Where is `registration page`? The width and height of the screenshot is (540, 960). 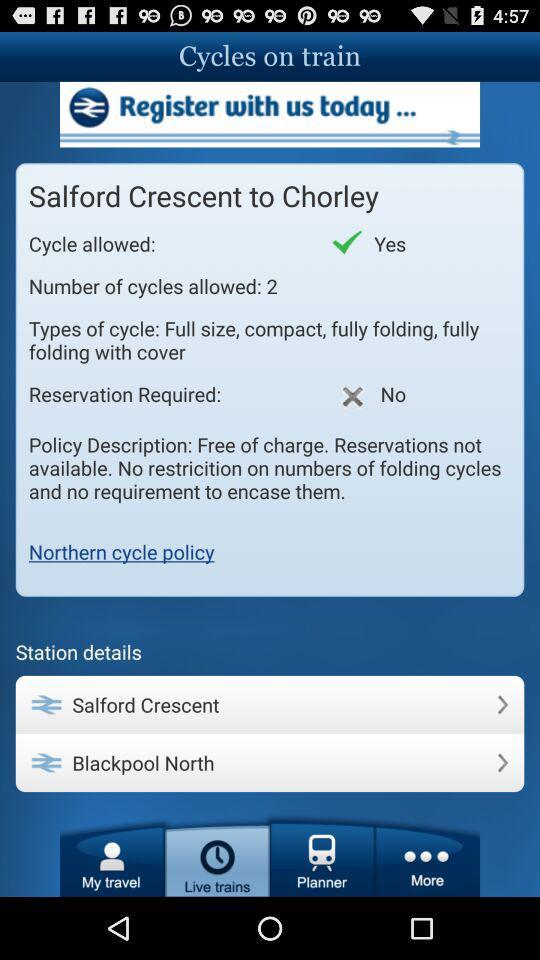 registration page is located at coordinates (270, 114).